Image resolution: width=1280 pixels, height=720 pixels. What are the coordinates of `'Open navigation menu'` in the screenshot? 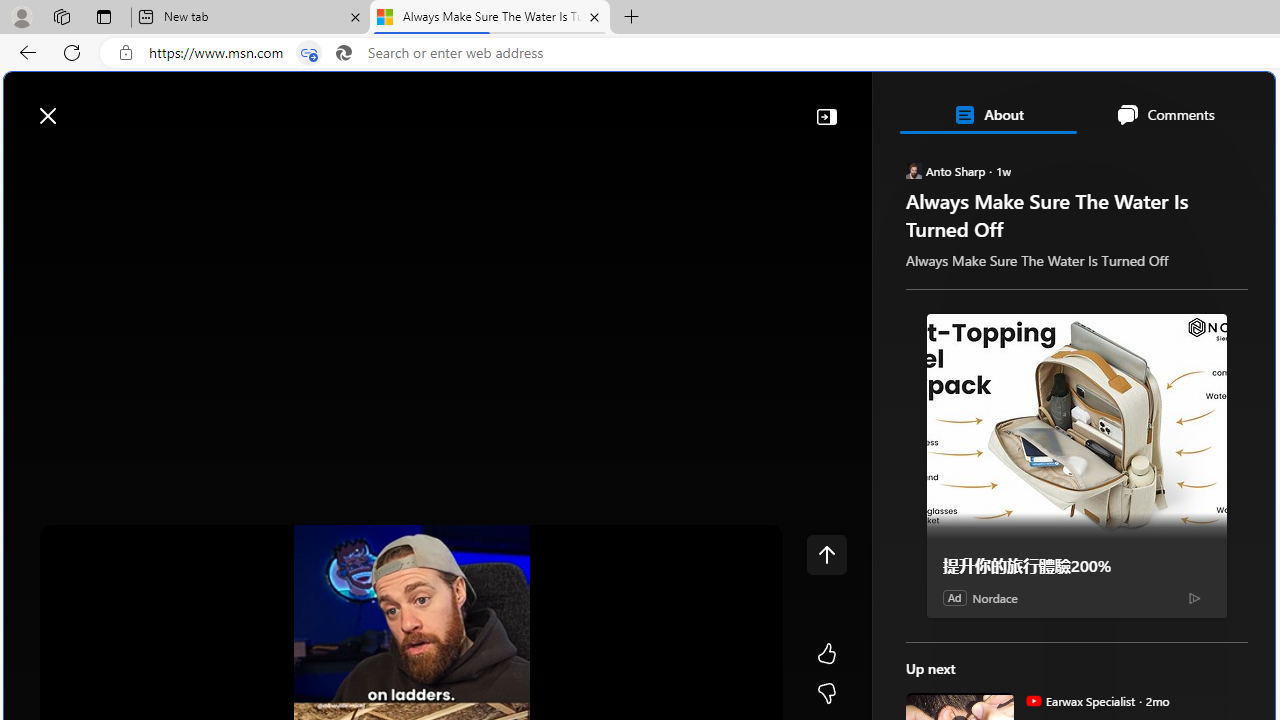 It's located at (29, 162).